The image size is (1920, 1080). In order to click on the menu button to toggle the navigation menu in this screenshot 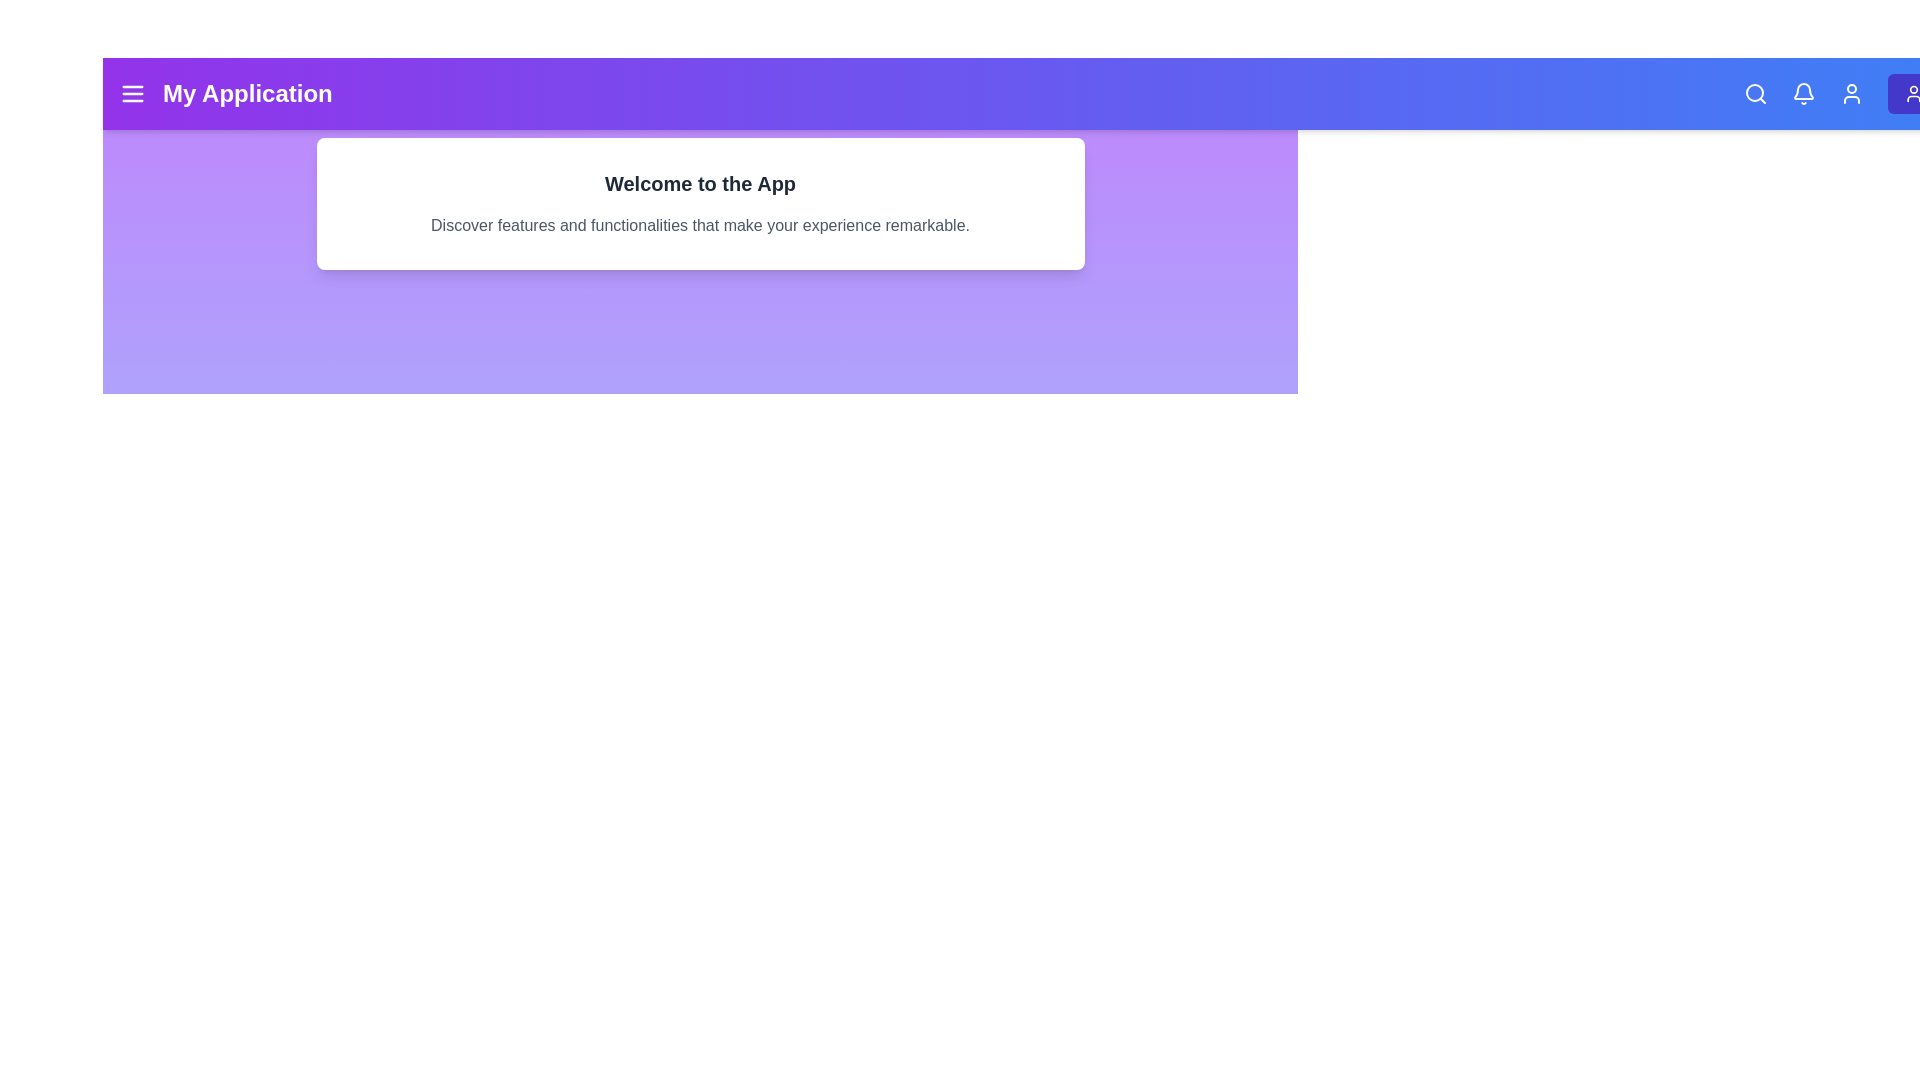, I will do `click(132, 93)`.